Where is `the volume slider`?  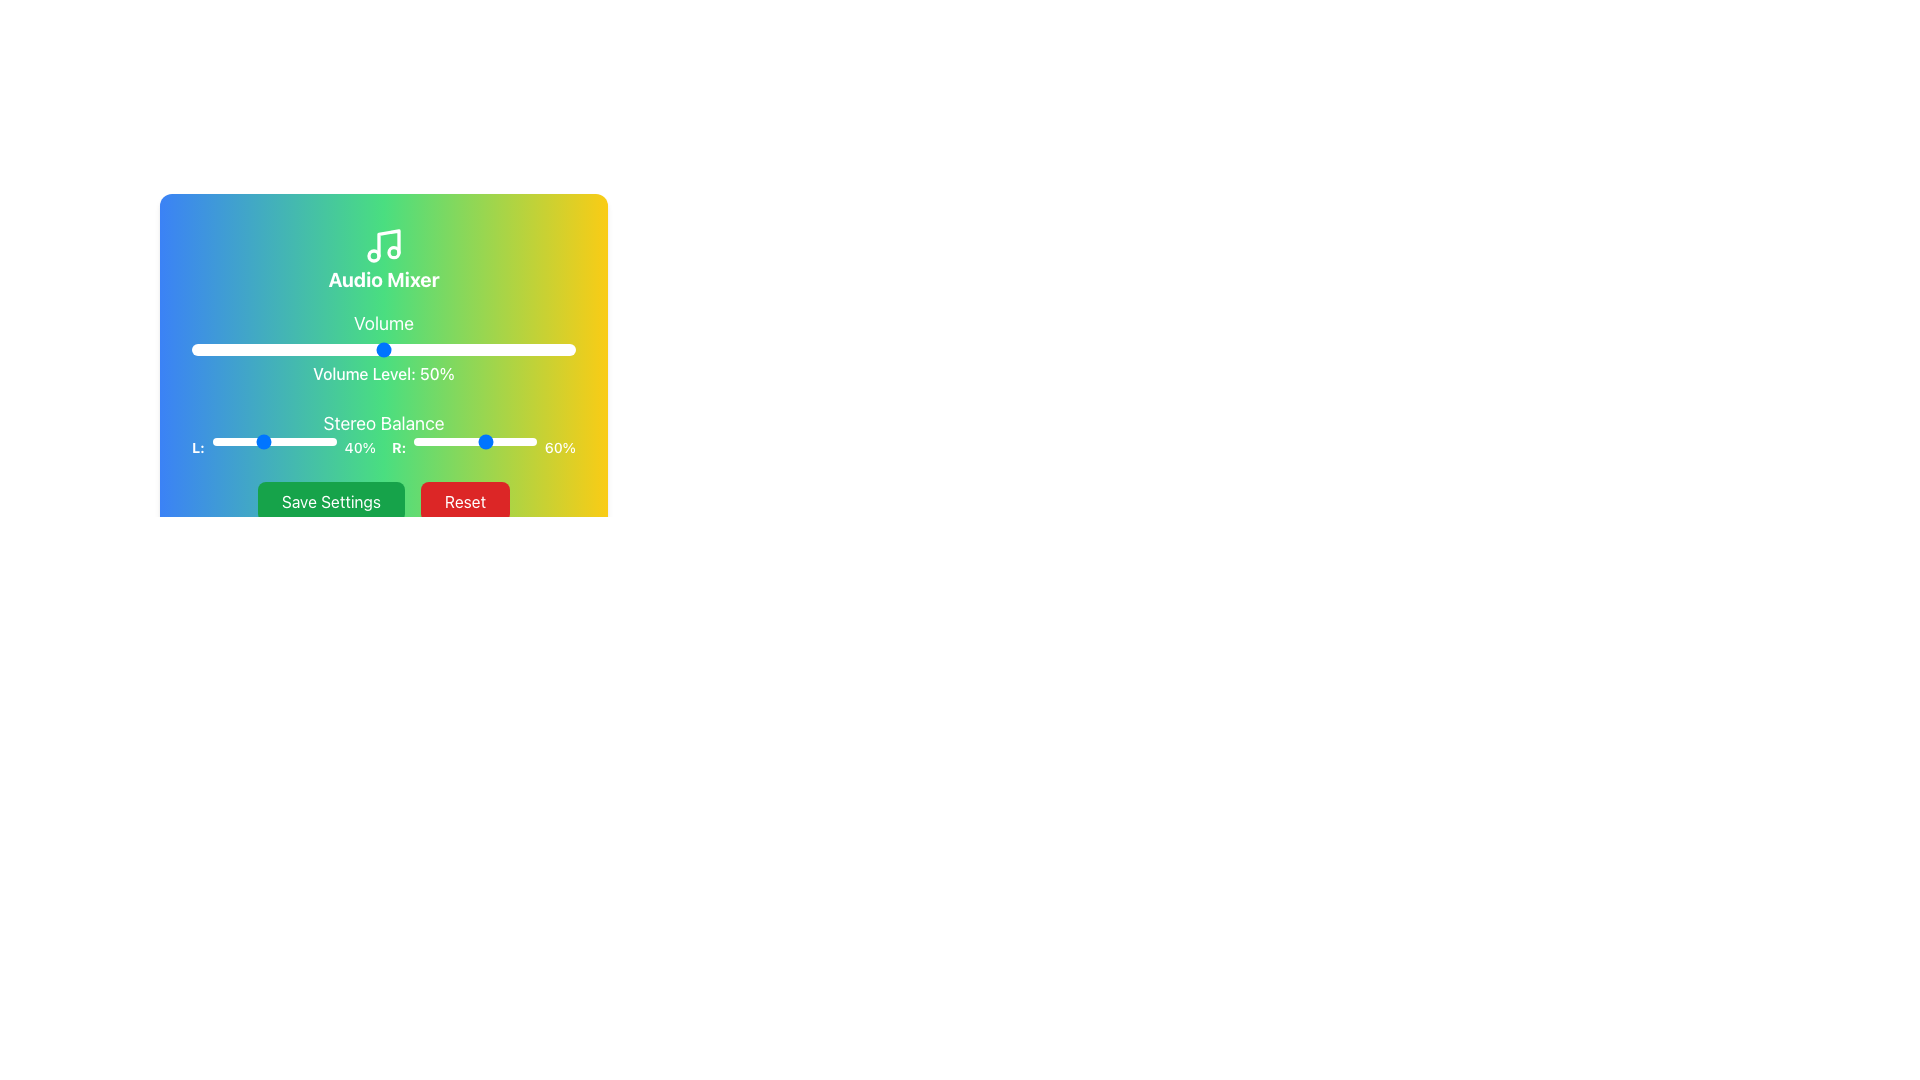
the volume slider is located at coordinates (360, 349).